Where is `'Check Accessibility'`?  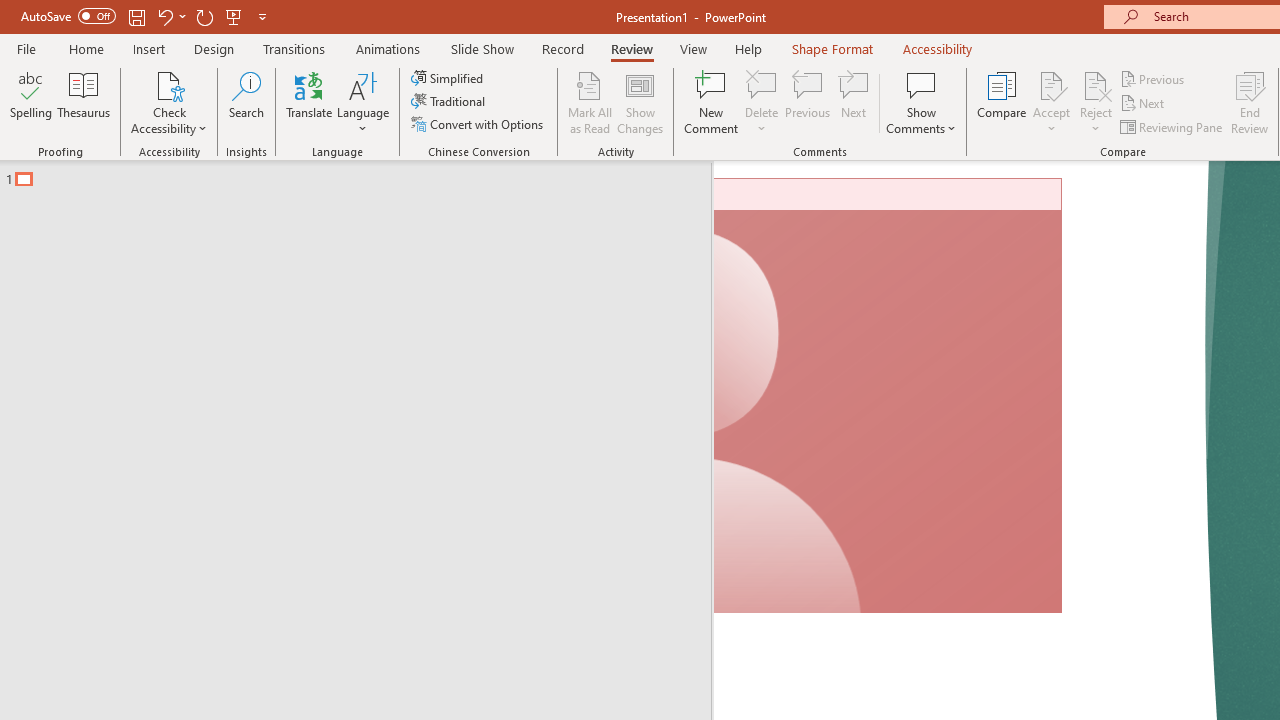
'Check Accessibility' is located at coordinates (169, 84).